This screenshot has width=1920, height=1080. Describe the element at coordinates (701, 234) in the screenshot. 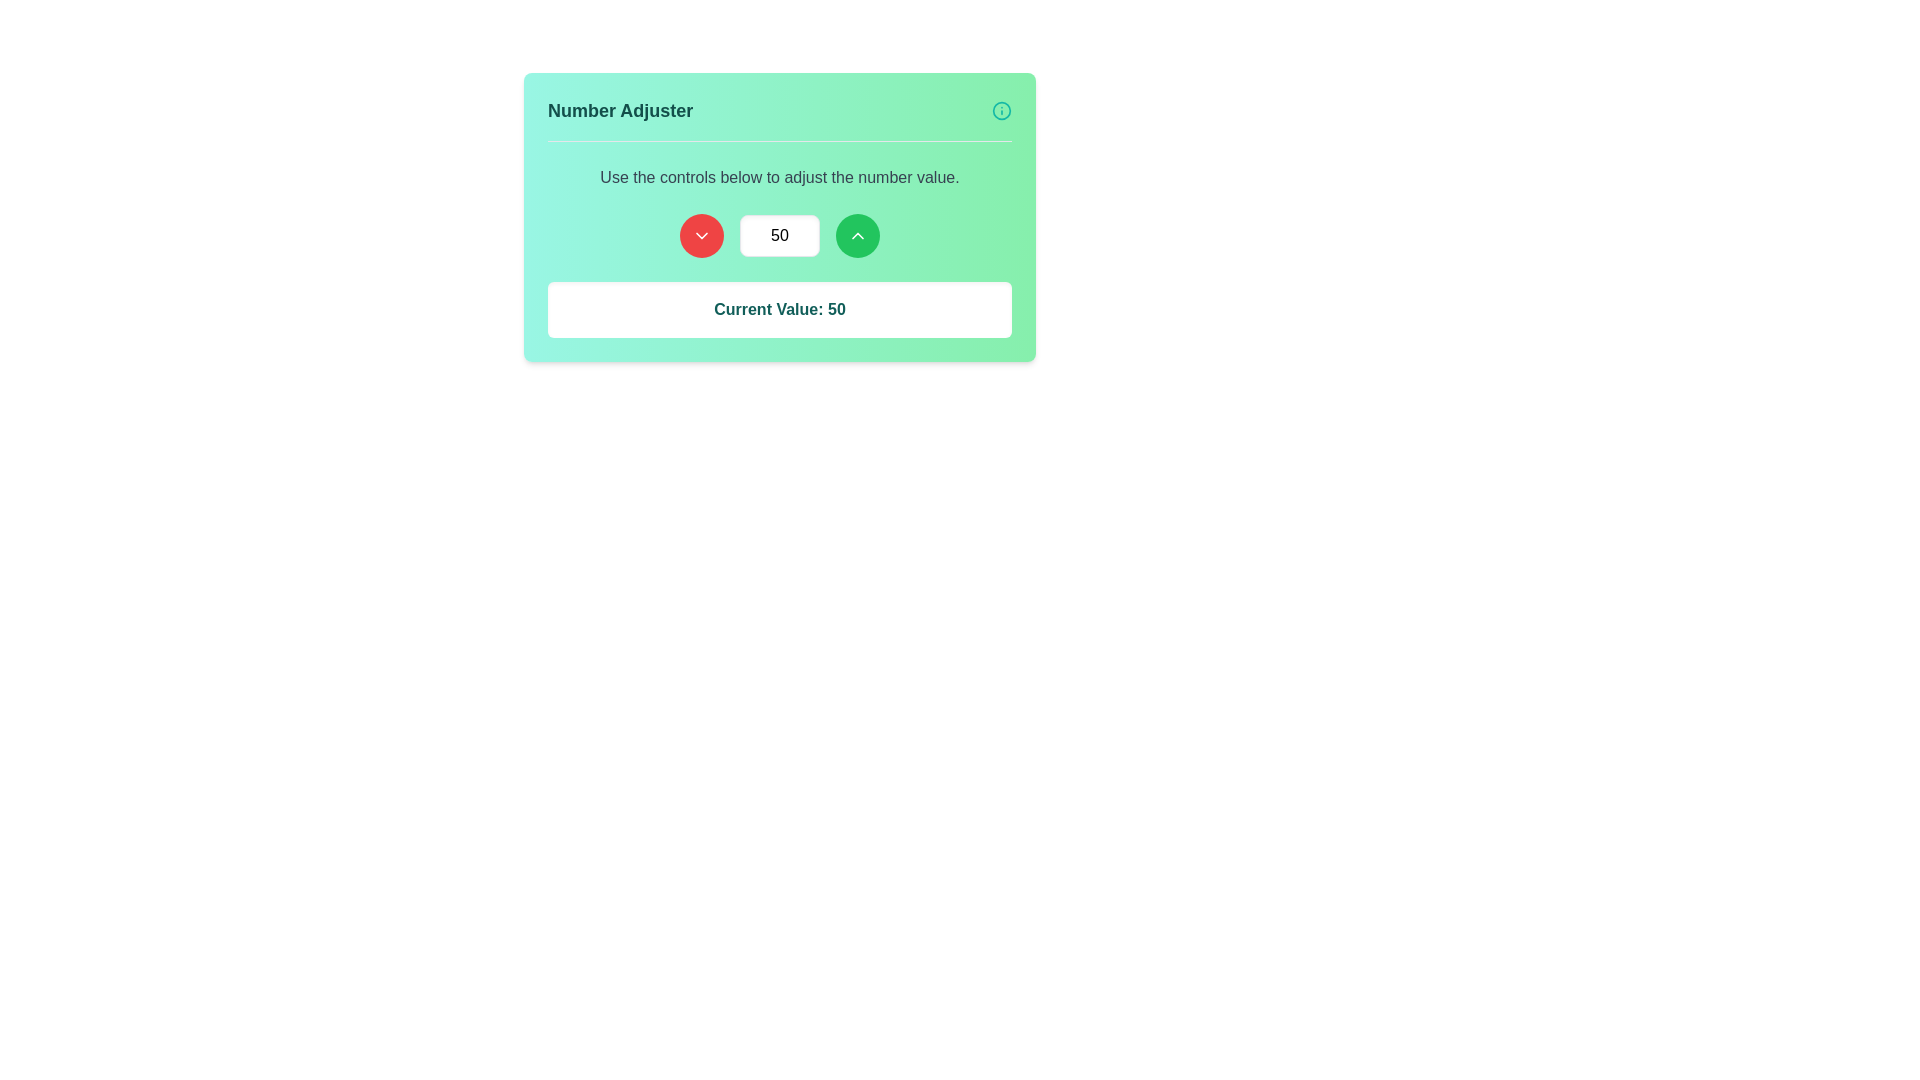

I see `the circular red button with a white downward arrow icon to trigger hover effects` at that location.